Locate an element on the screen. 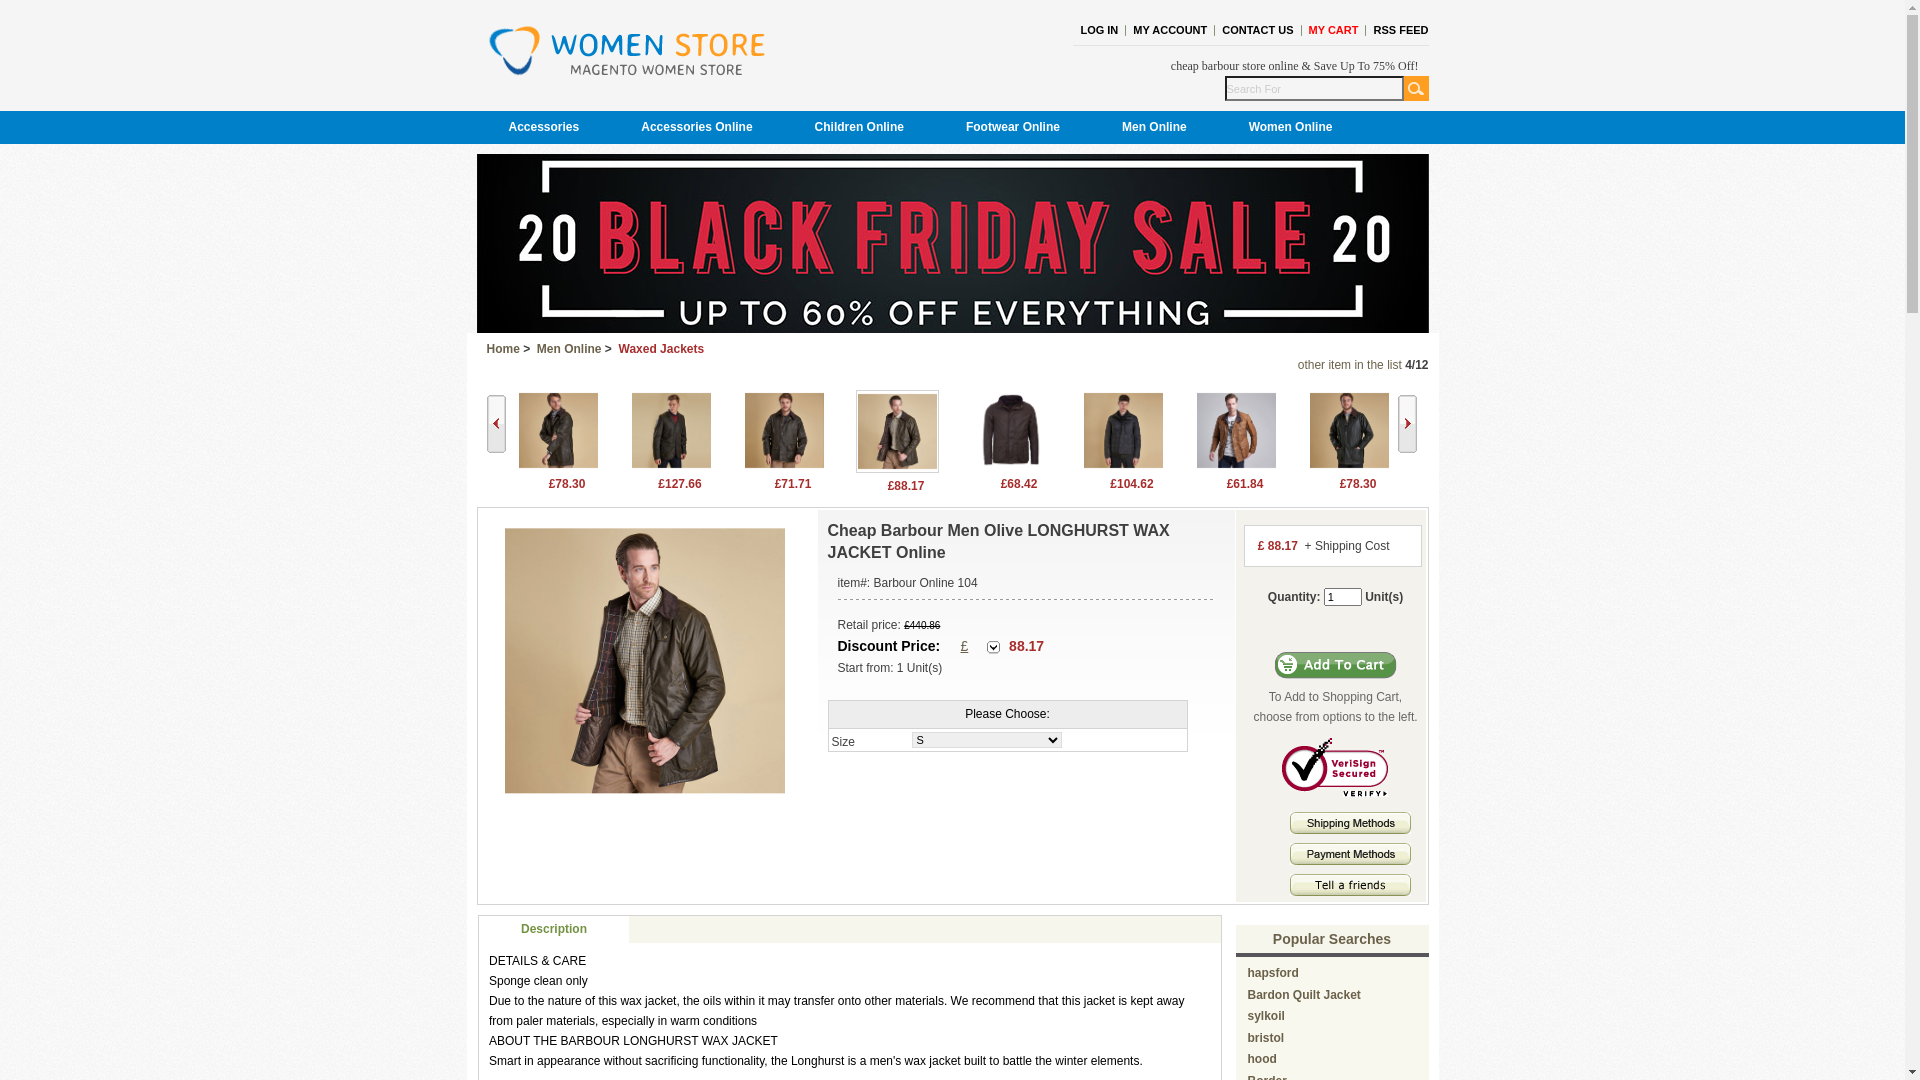  'Bardon Quilt Jacket' is located at coordinates (1247, 995).